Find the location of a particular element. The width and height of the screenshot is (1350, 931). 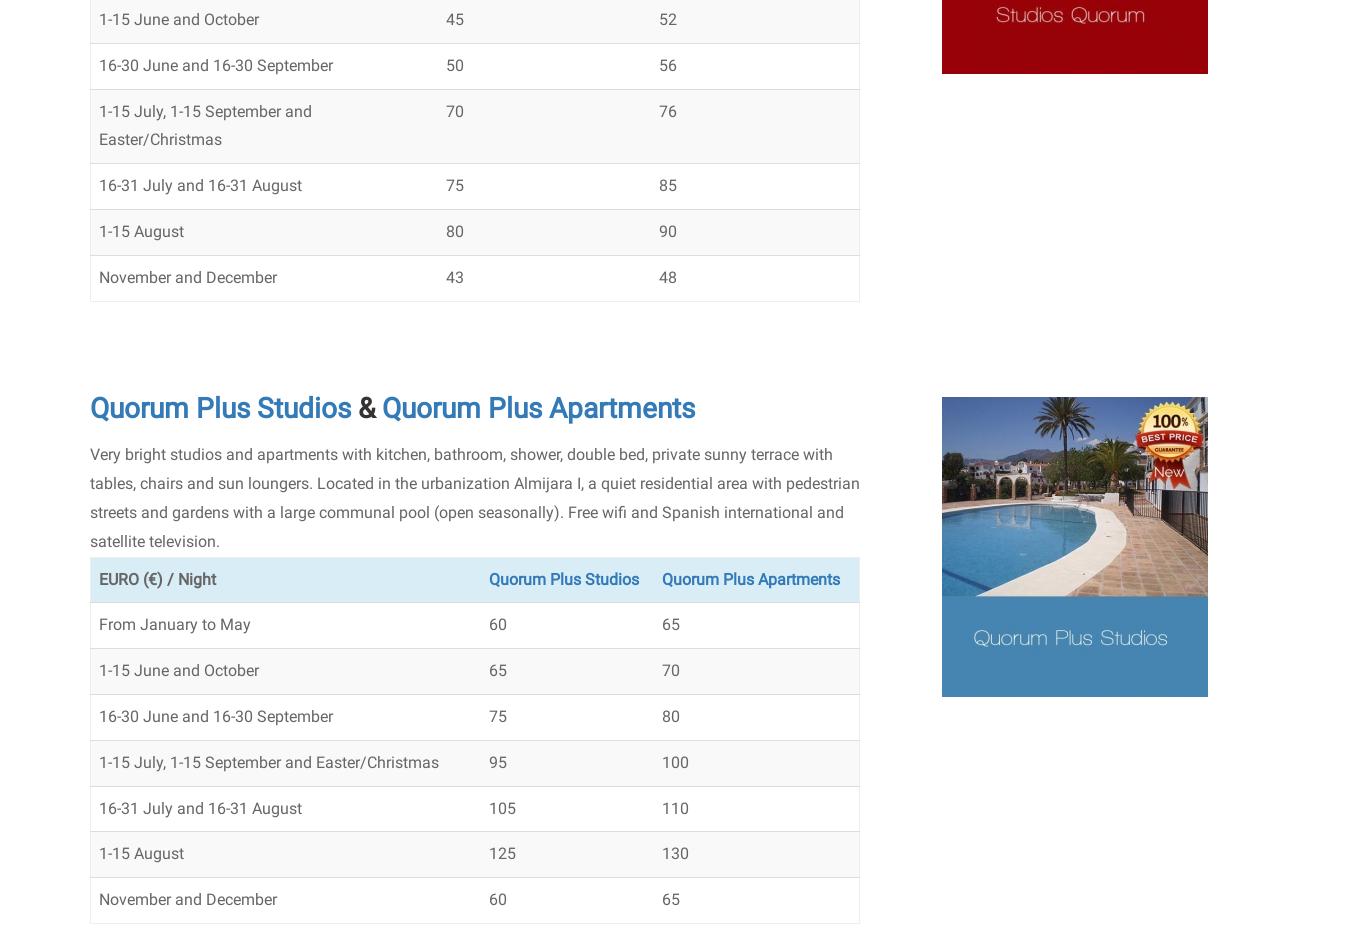

'130' is located at coordinates (675, 852).